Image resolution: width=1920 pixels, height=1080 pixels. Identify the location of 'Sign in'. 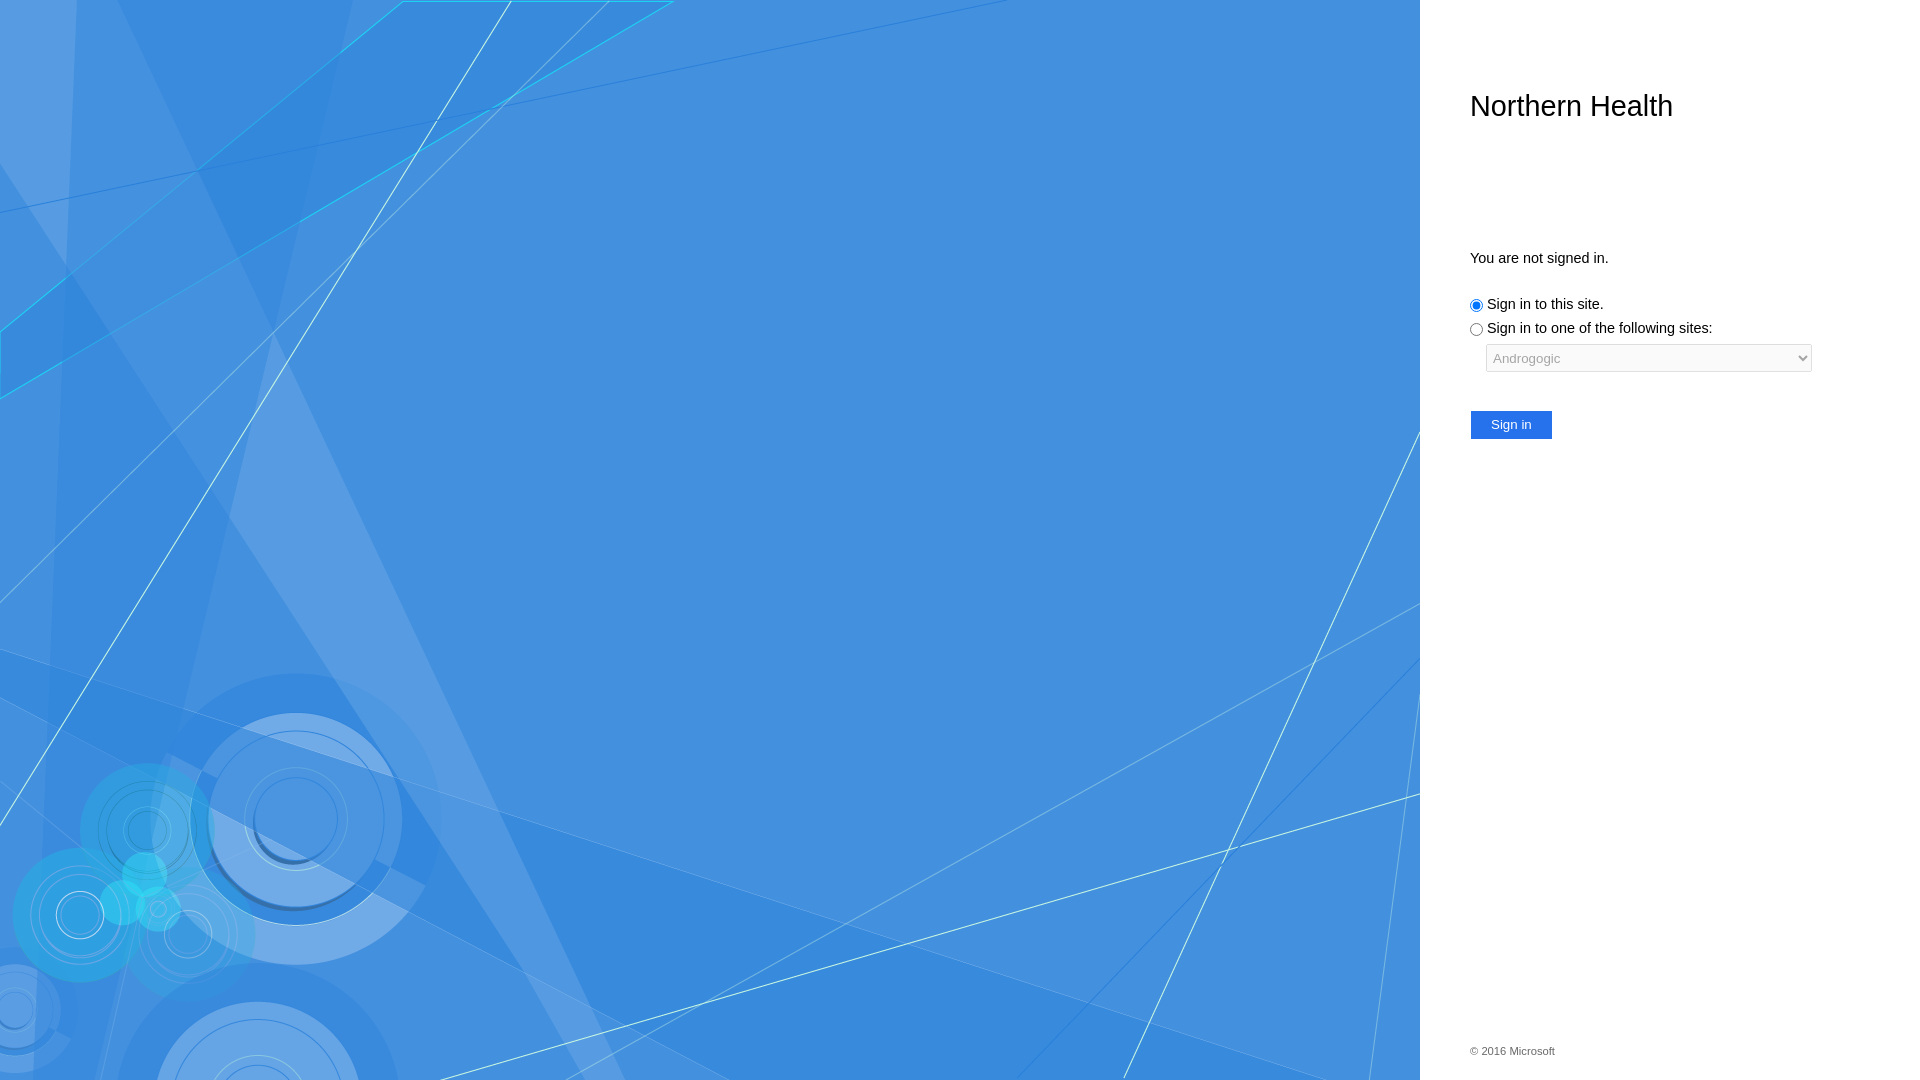
(1511, 423).